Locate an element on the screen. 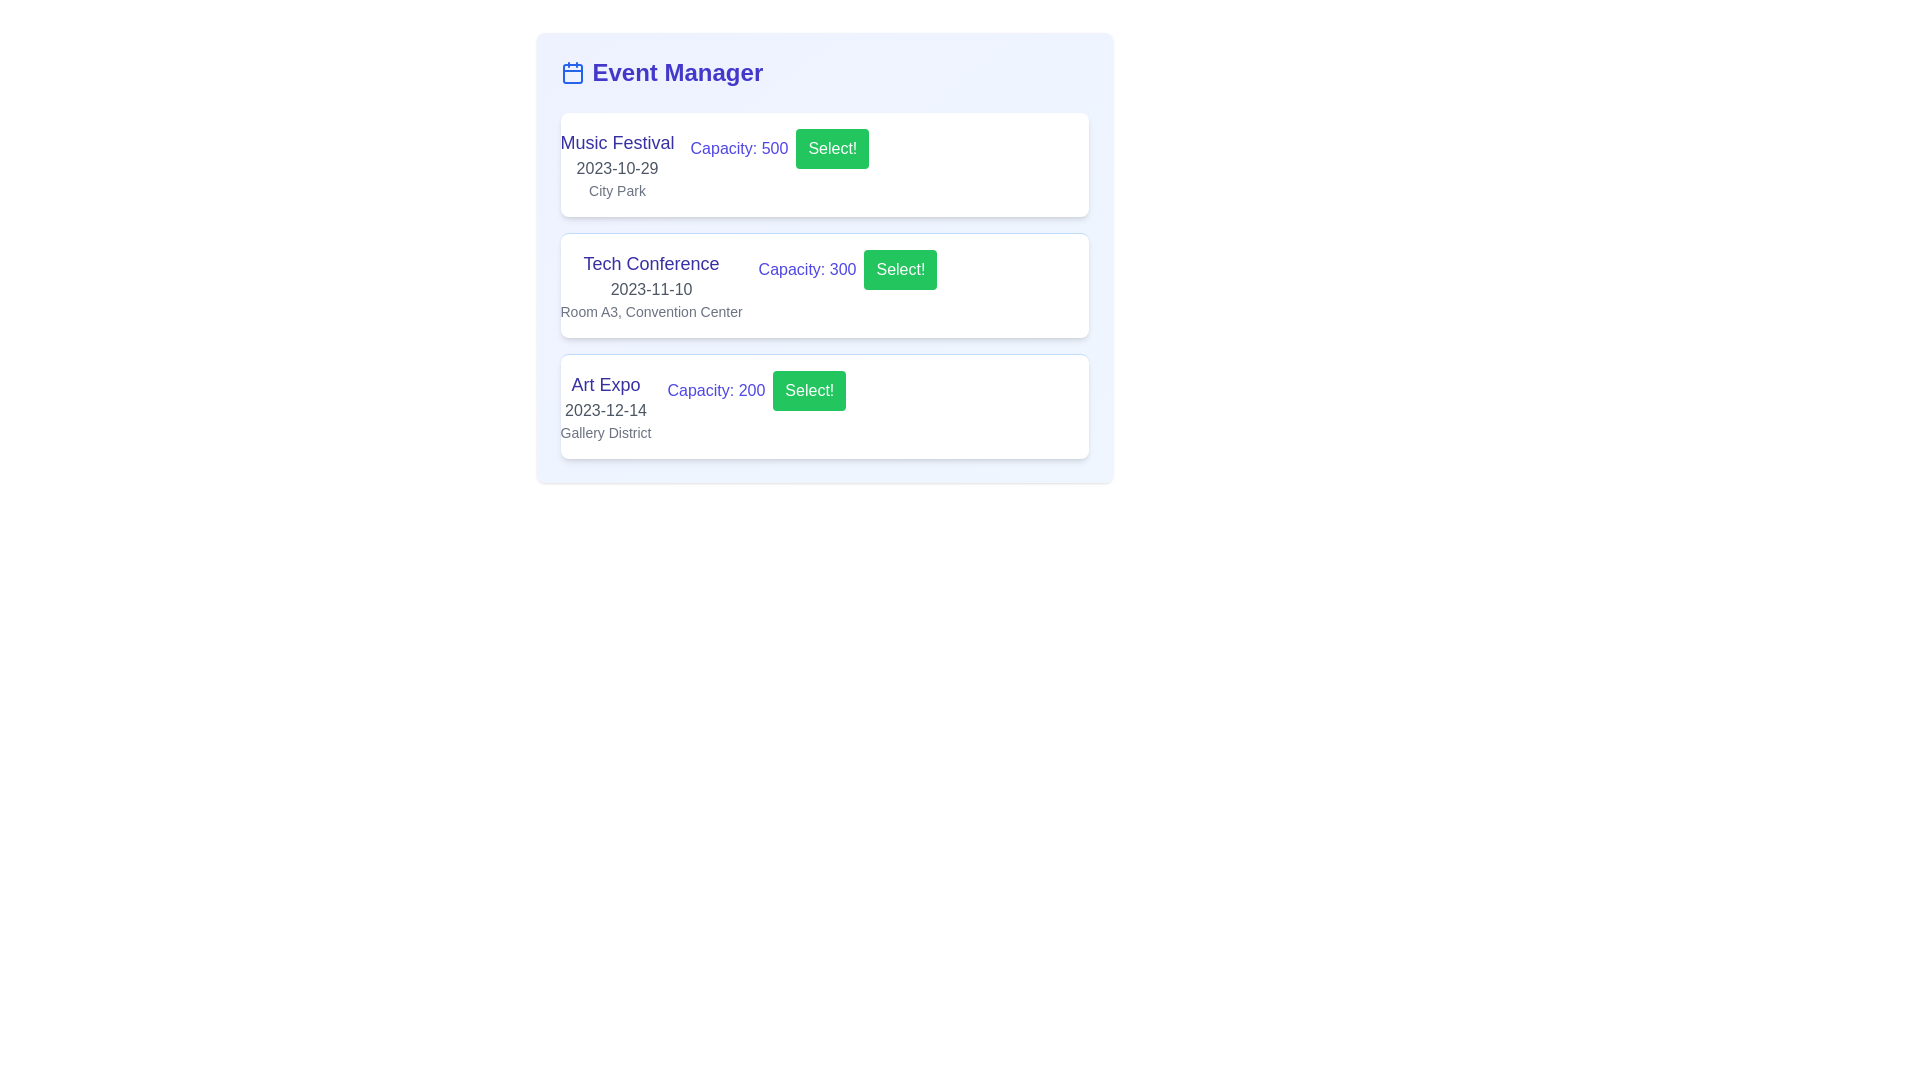 Image resolution: width=1920 pixels, height=1080 pixels. the prominent 'Event Manager' text label which is large, bold, and indigo colored, located at the top of the interface adjacent to a calendar icon is located at coordinates (677, 72).